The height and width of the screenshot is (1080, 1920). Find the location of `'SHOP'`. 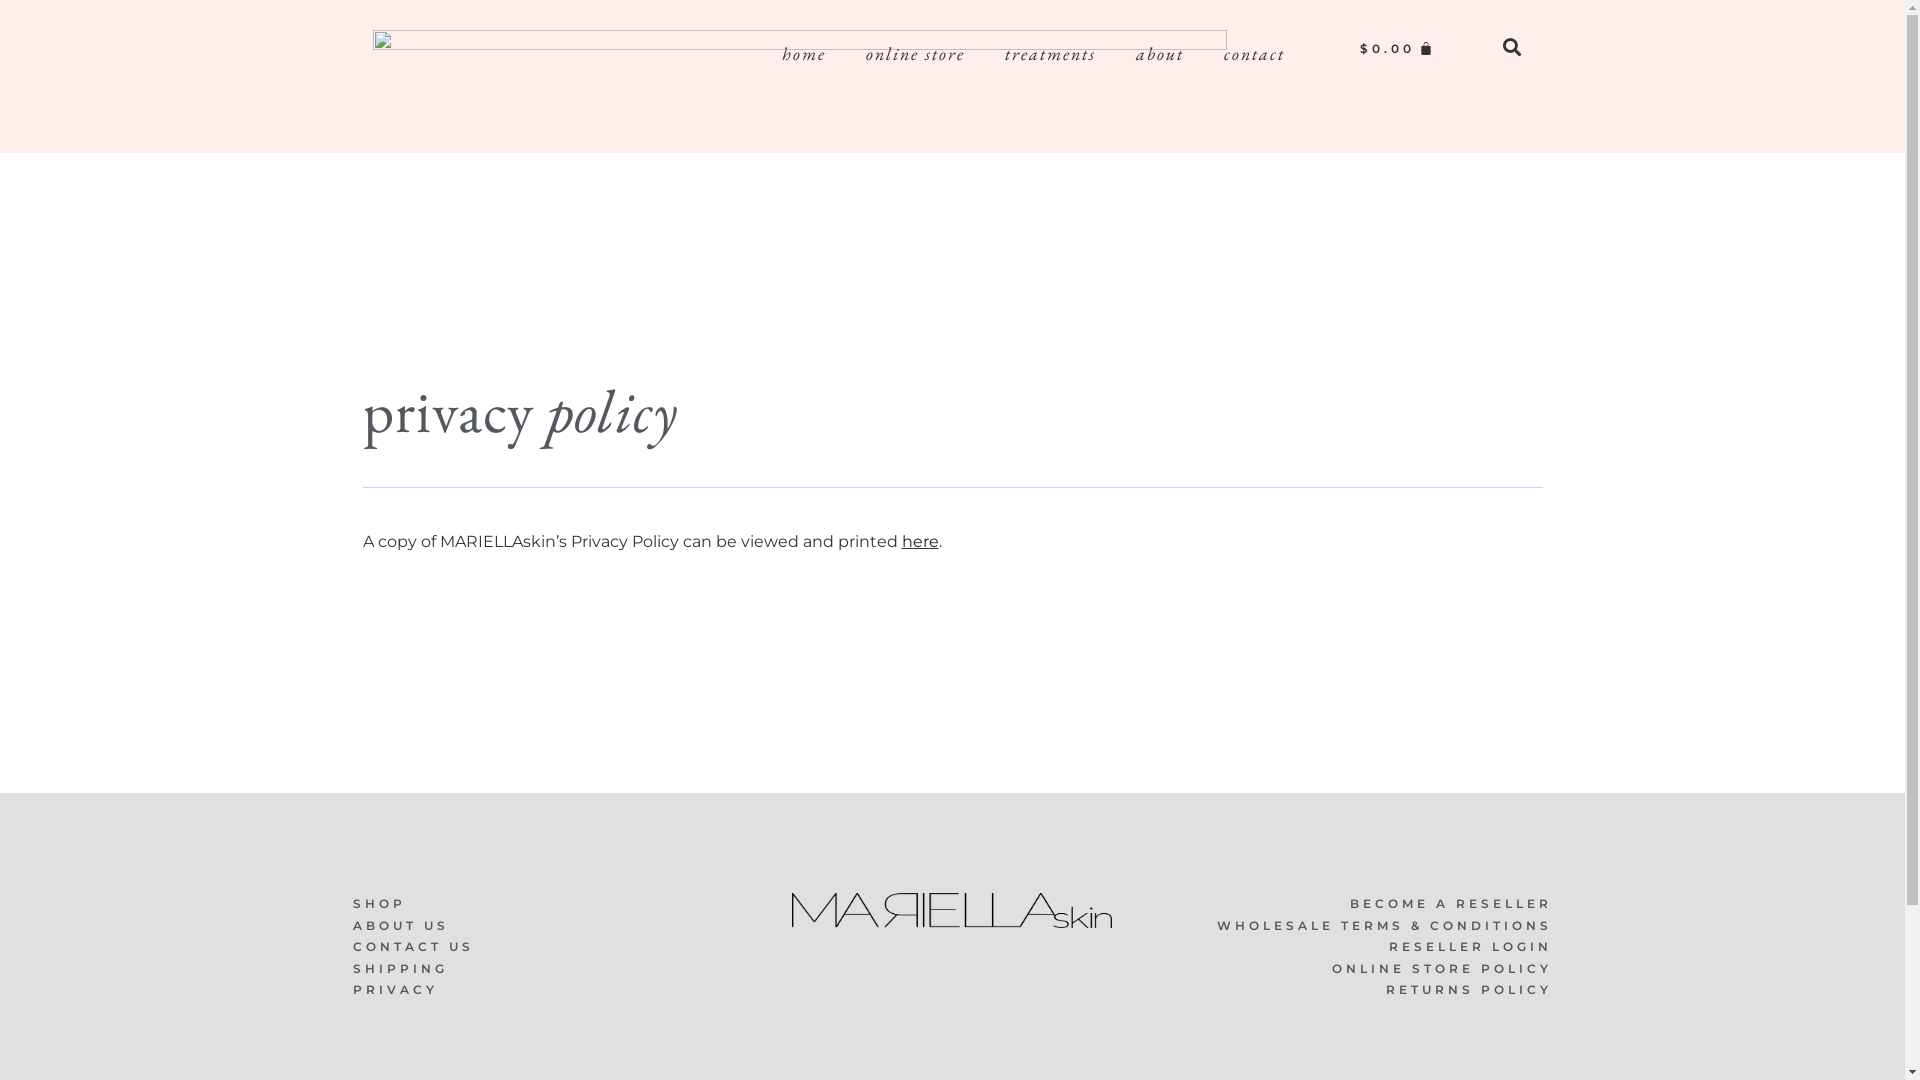

'SHOP' is located at coordinates (552, 903).